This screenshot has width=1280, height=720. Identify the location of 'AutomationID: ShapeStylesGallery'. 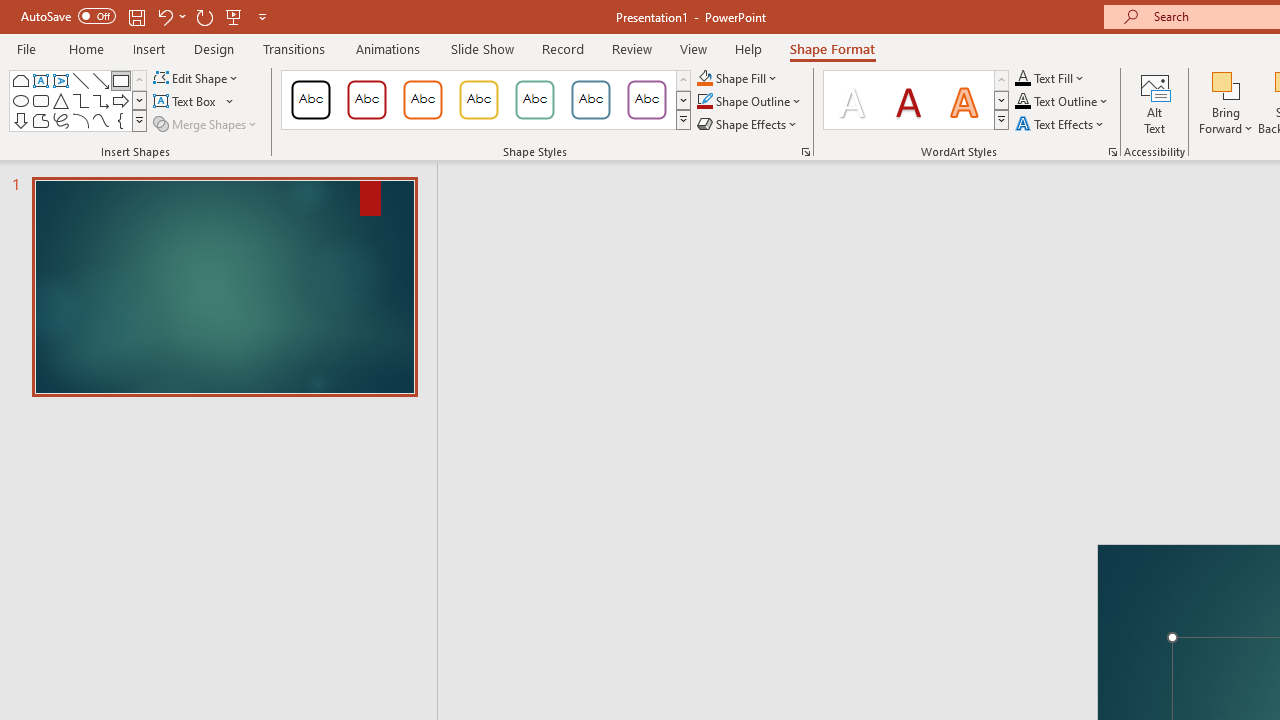
(487, 100).